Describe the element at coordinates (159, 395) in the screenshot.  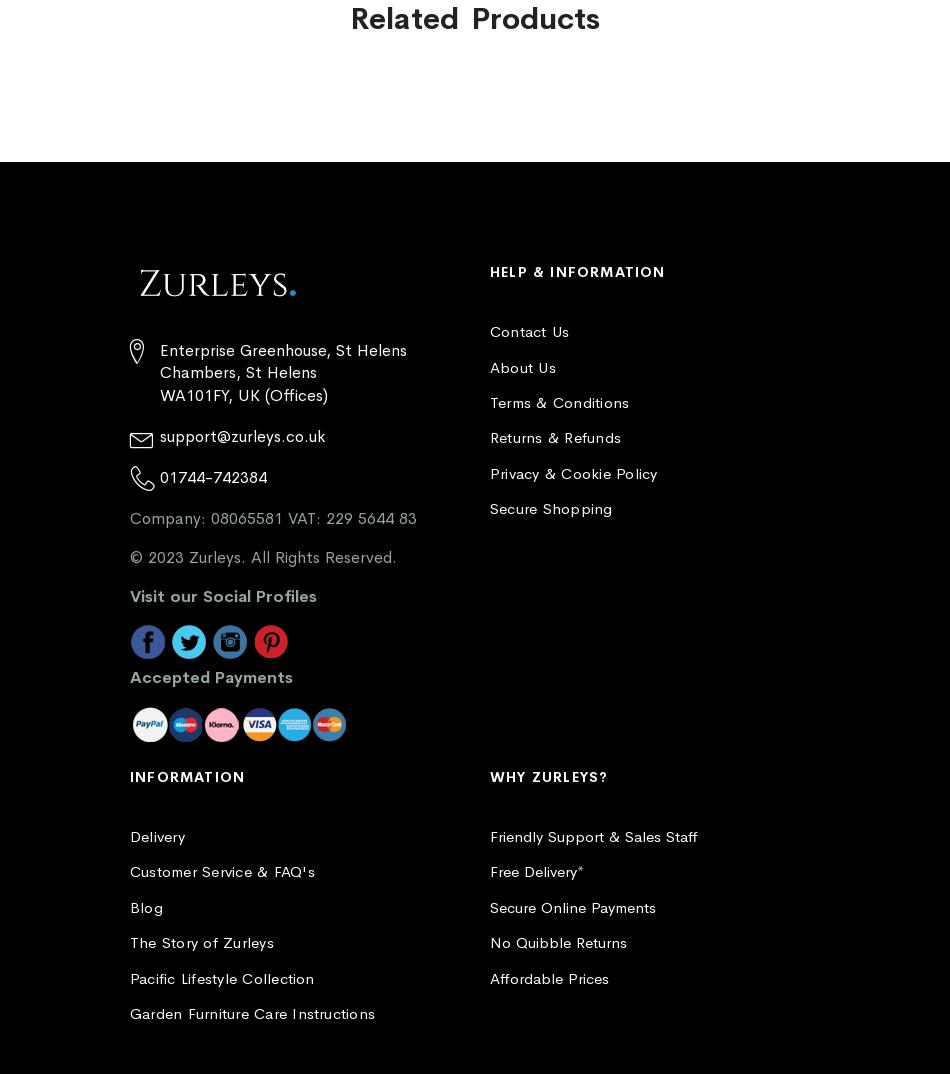
I see `'WA101FY, UK (Offices)'` at that location.